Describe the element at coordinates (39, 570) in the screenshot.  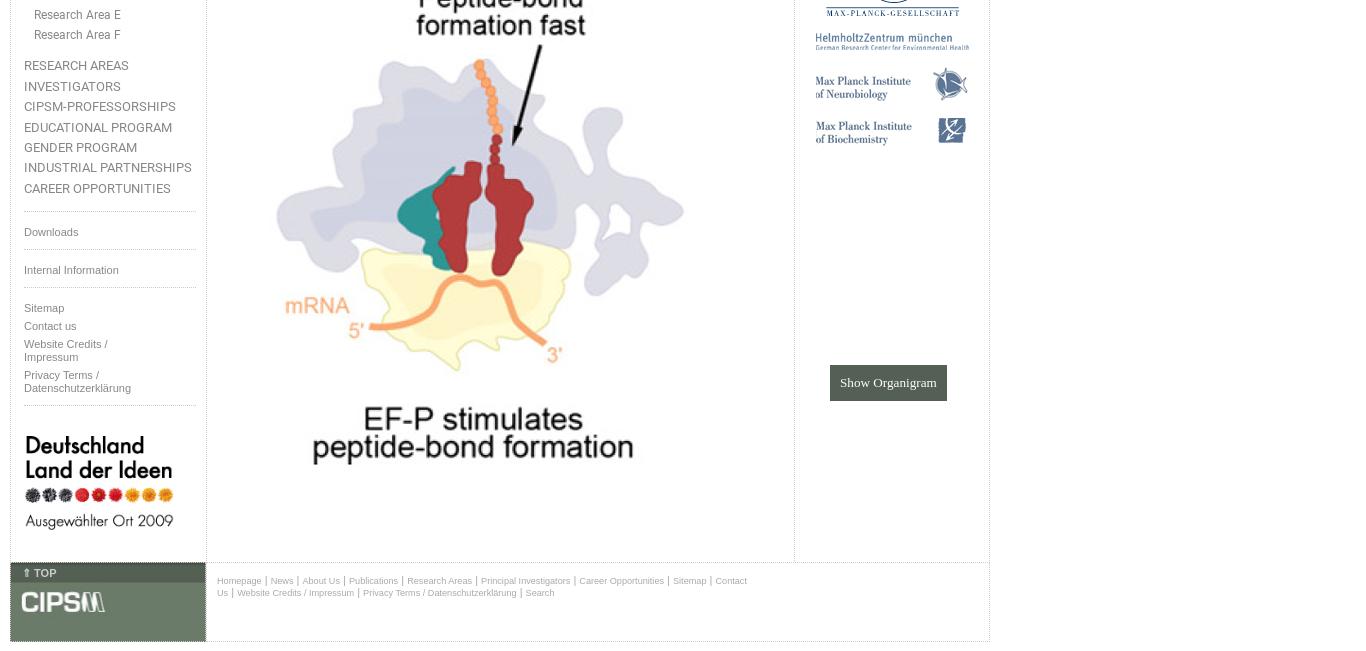
I see `'⇑ TOP'` at that location.